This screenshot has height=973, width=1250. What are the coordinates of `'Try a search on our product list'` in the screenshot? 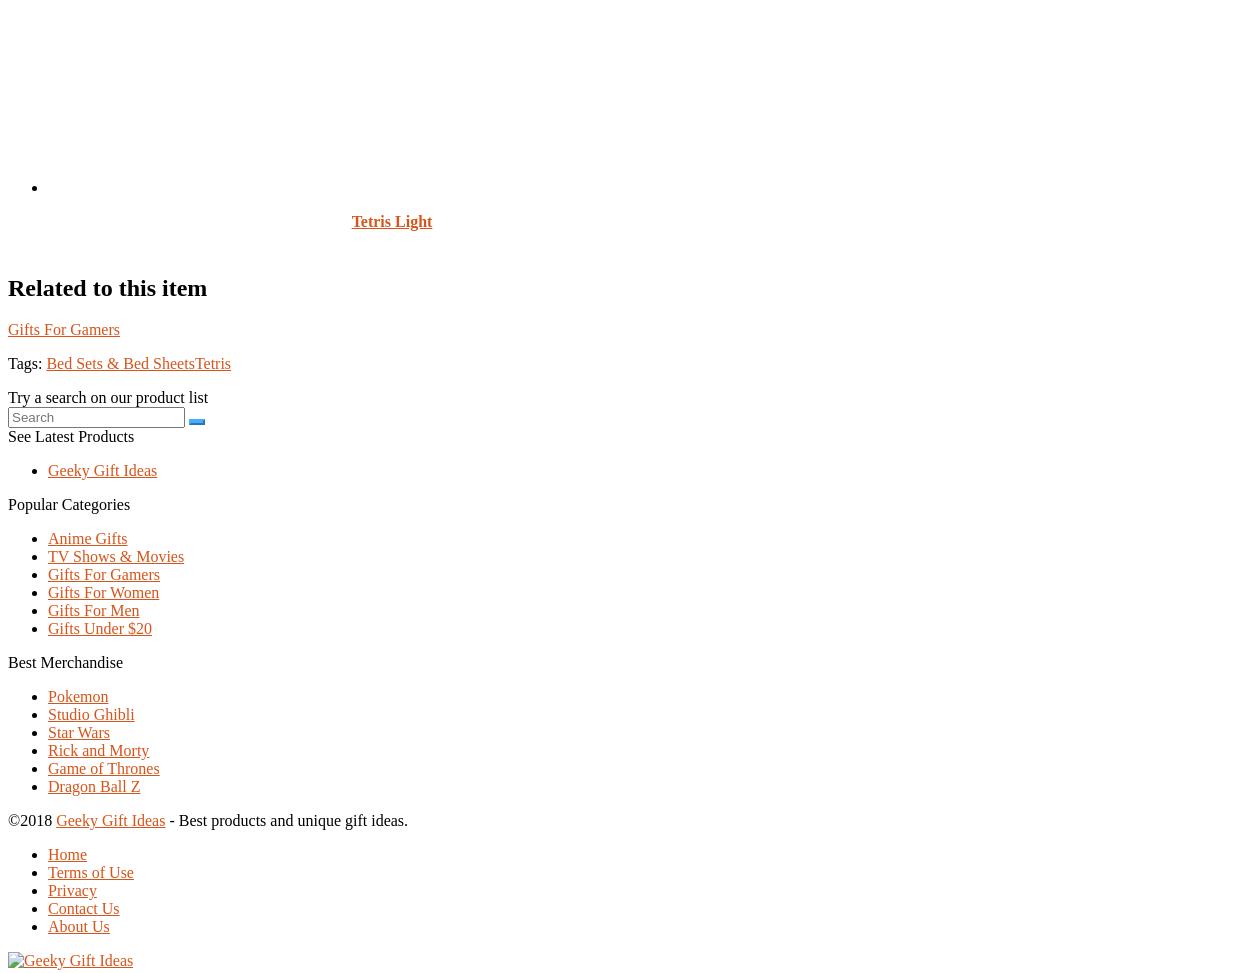 It's located at (107, 396).